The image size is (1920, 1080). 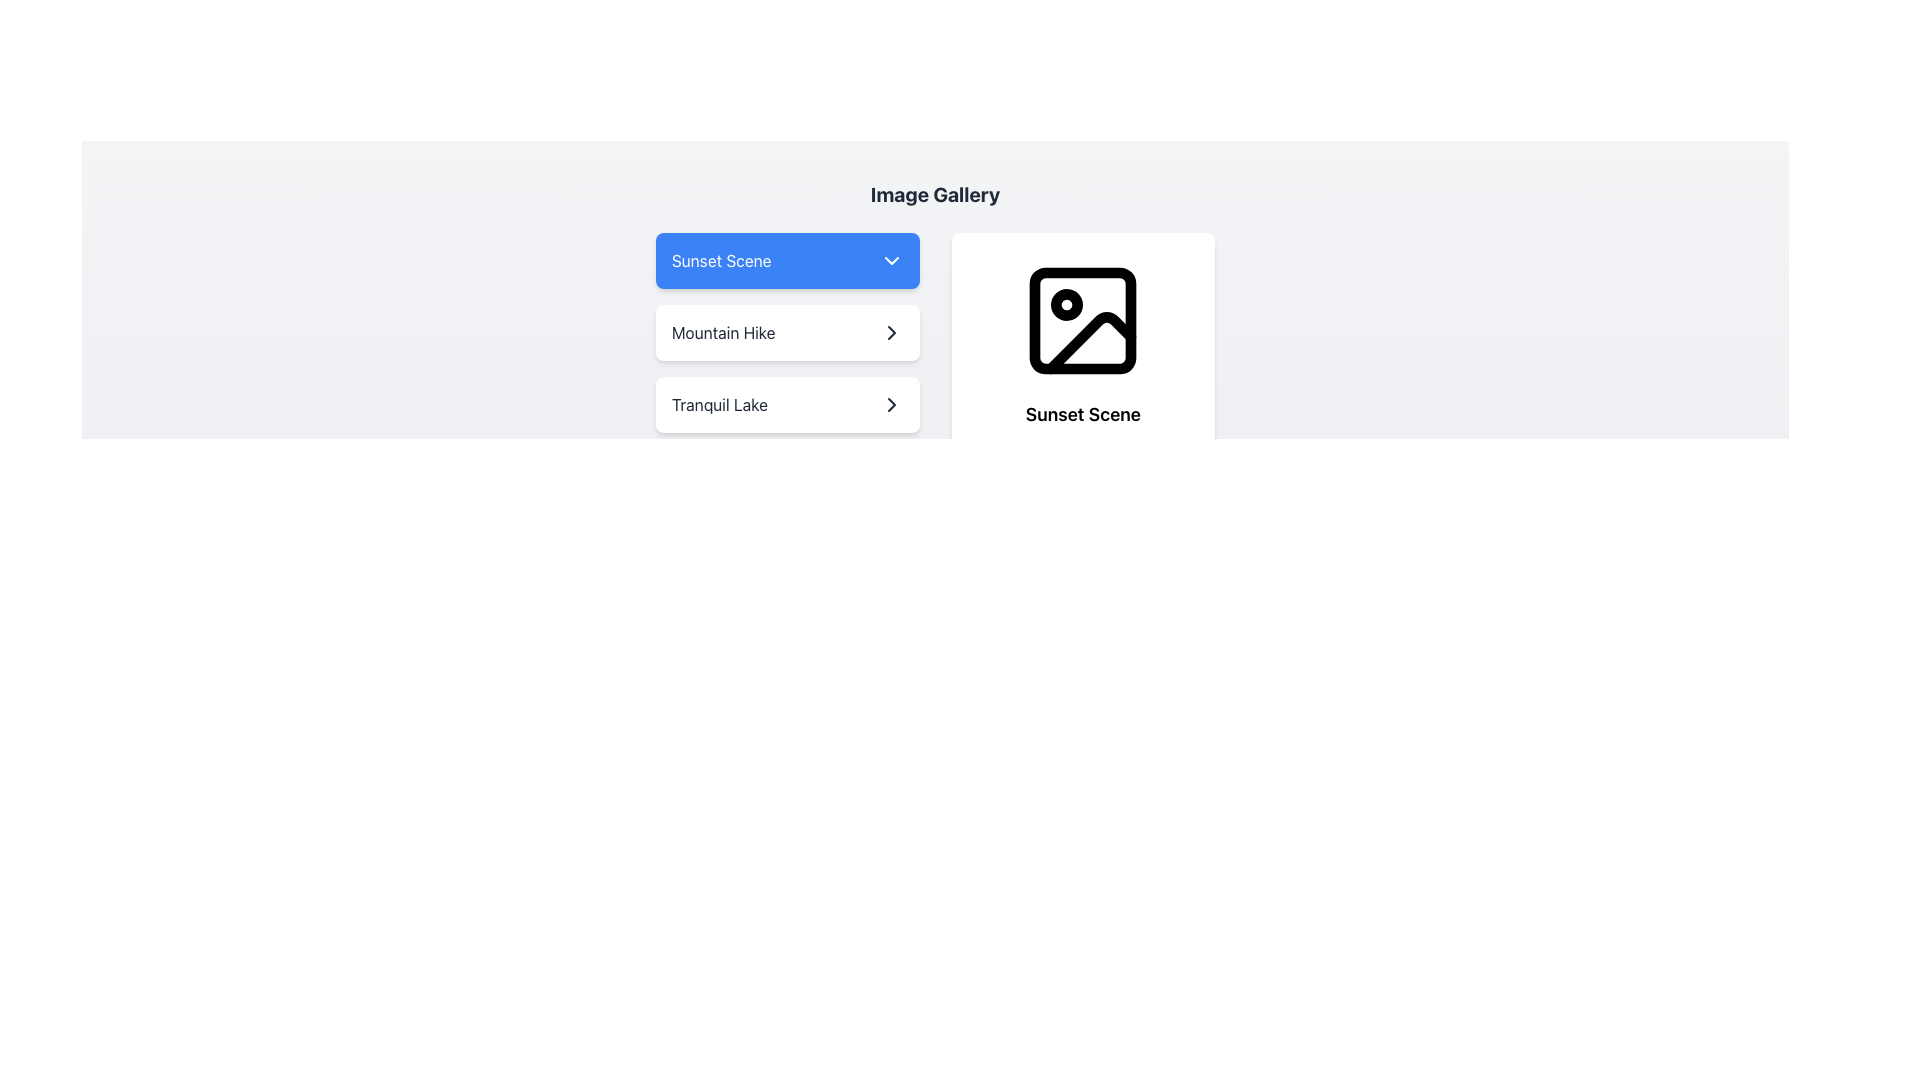 What do you see at coordinates (890, 331) in the screenshot?
I see `the Chevron Icon located at the far-right end of the 'Mountain Hike' selection button` at bounding box center [890, 331].